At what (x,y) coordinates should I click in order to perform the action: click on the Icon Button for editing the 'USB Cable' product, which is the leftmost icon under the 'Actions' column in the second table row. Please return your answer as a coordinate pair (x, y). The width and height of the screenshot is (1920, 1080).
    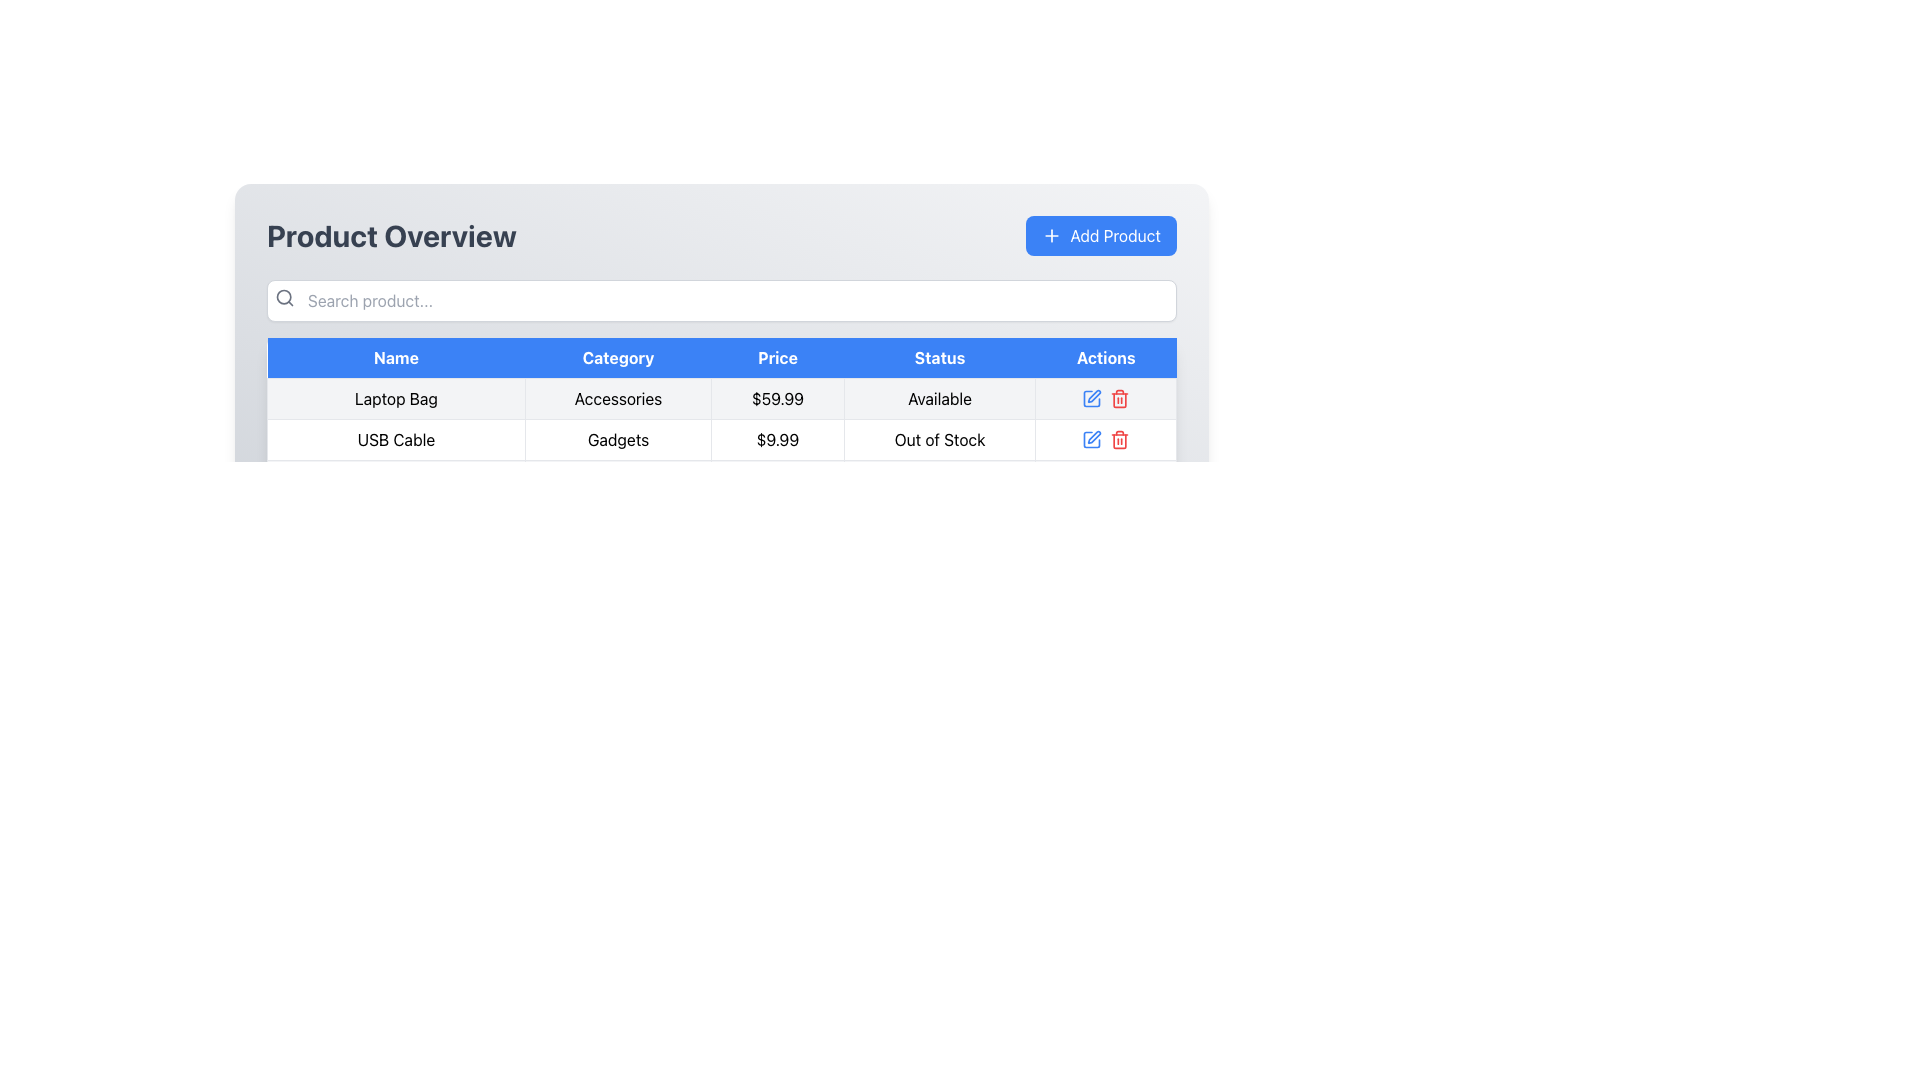
    Looking at the image, I should click on (1091, 438).